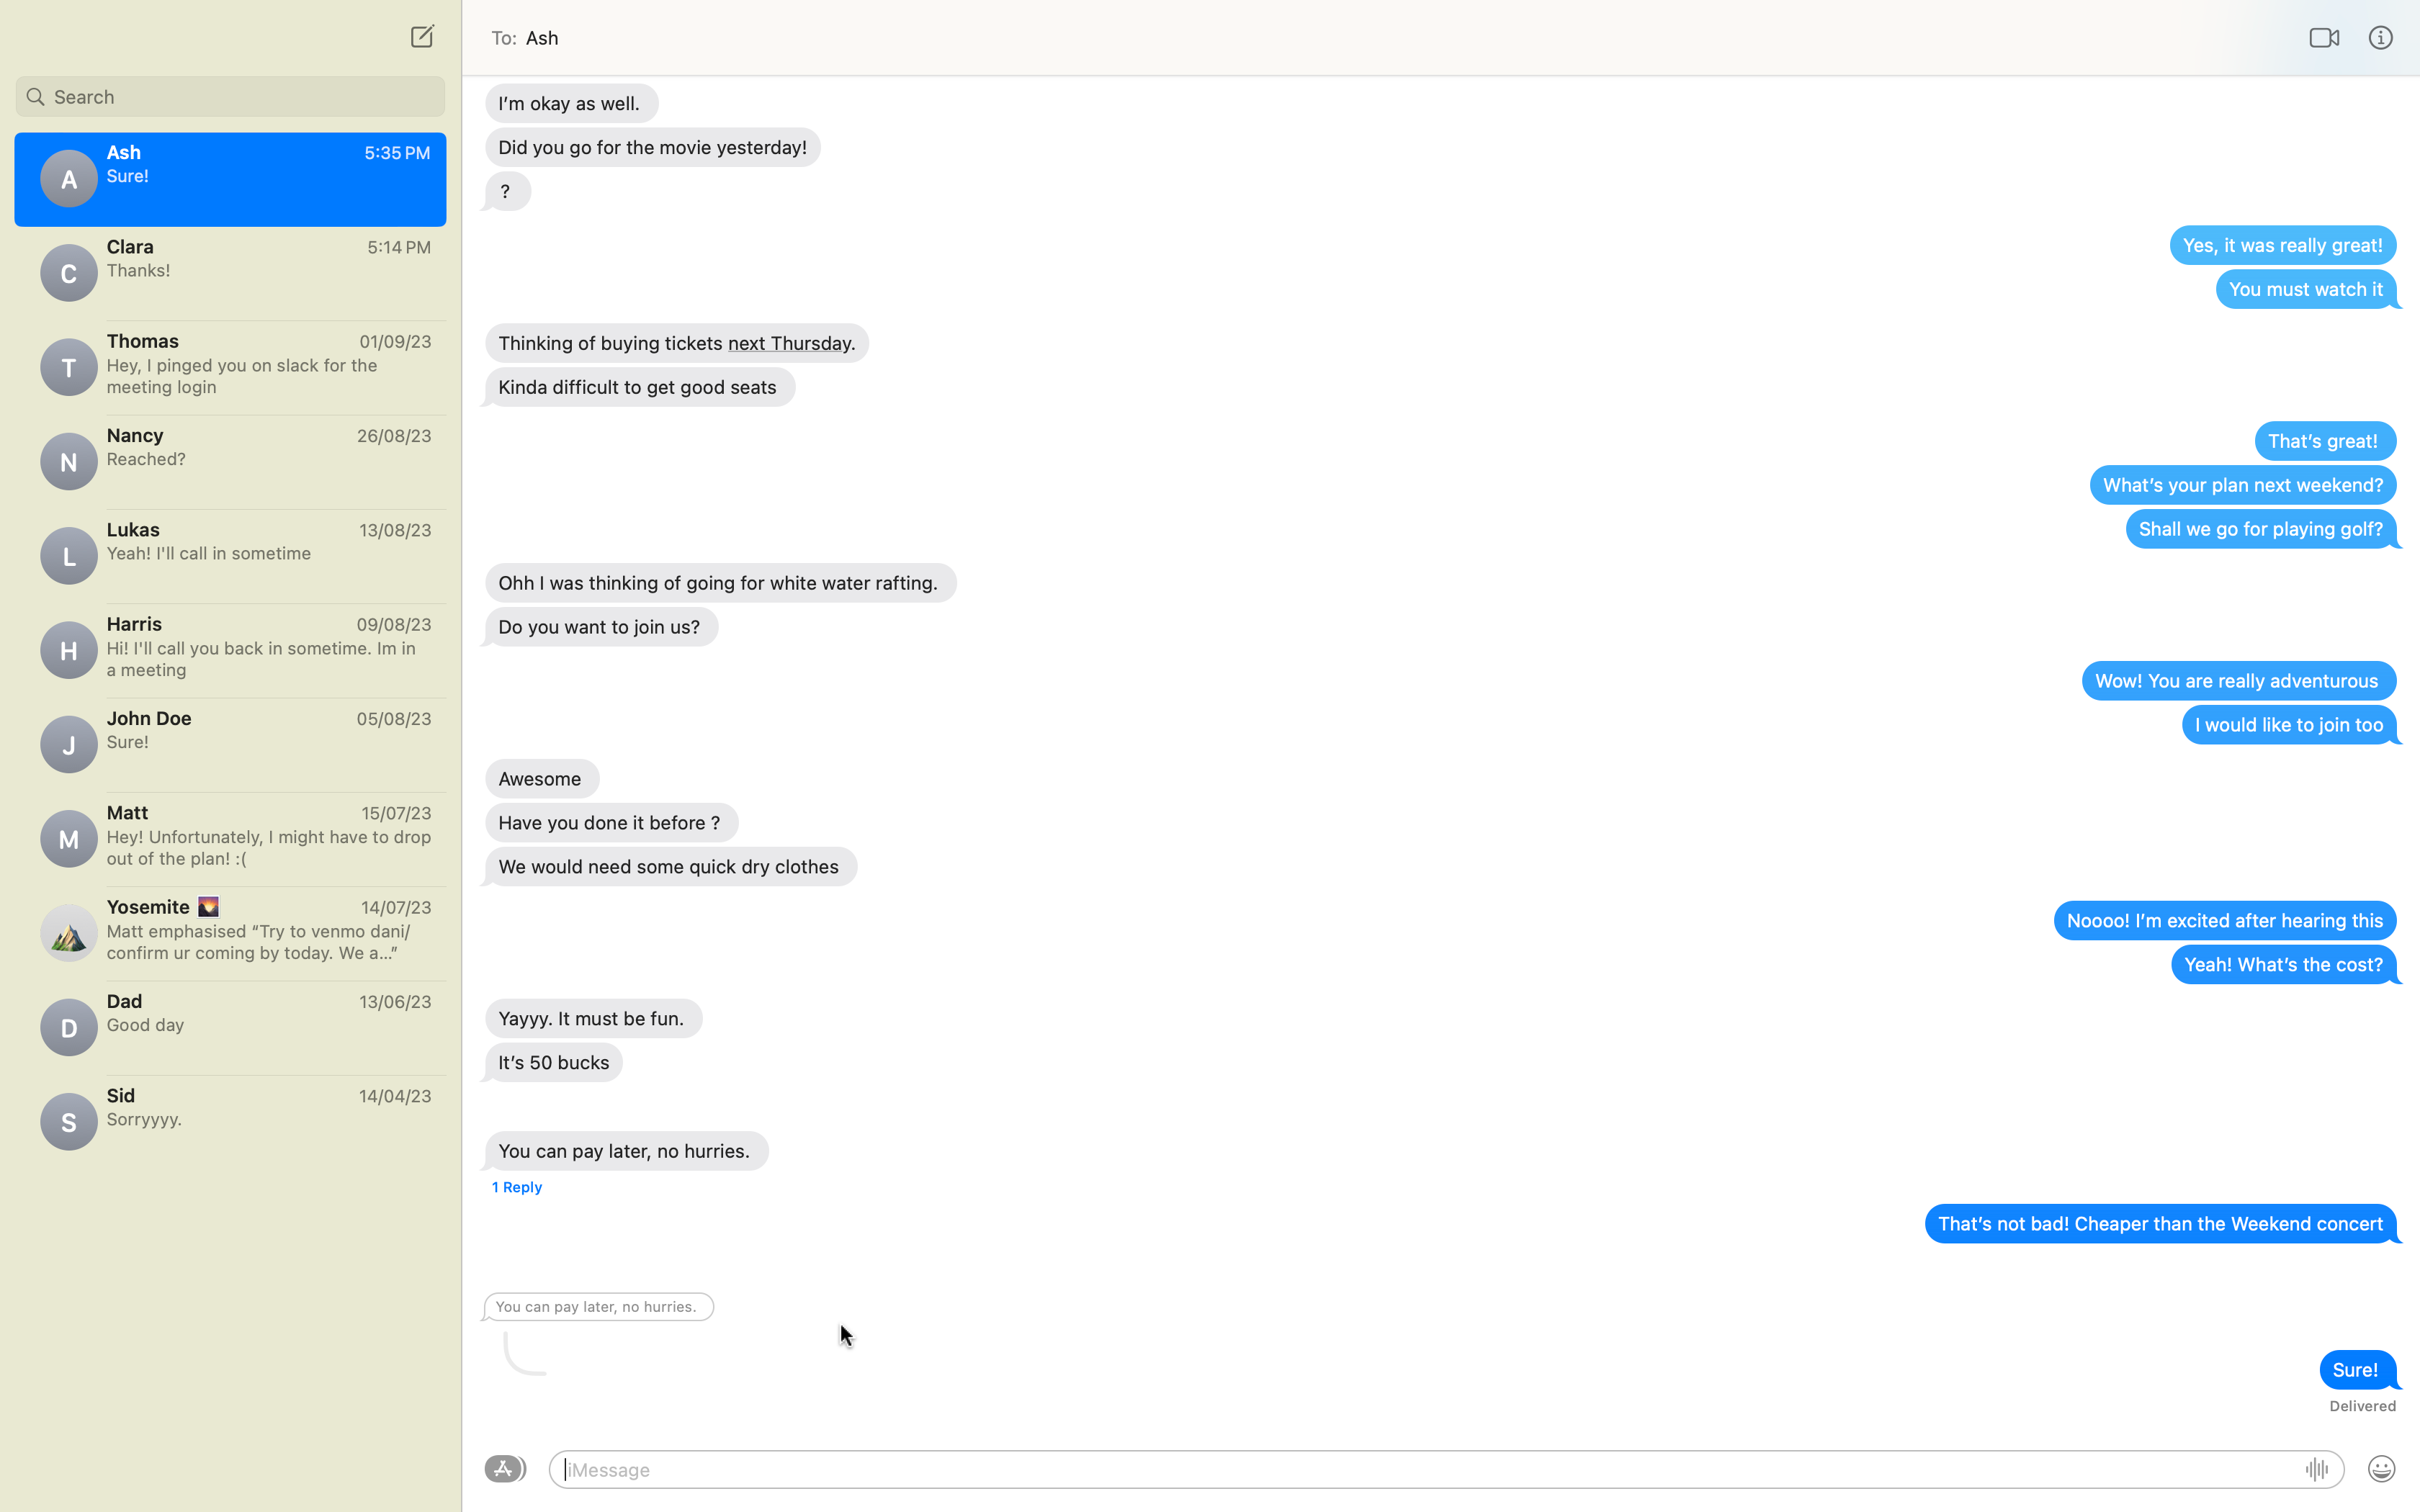  I want to click on a new messaging thread with Chris, so click(419, 35).